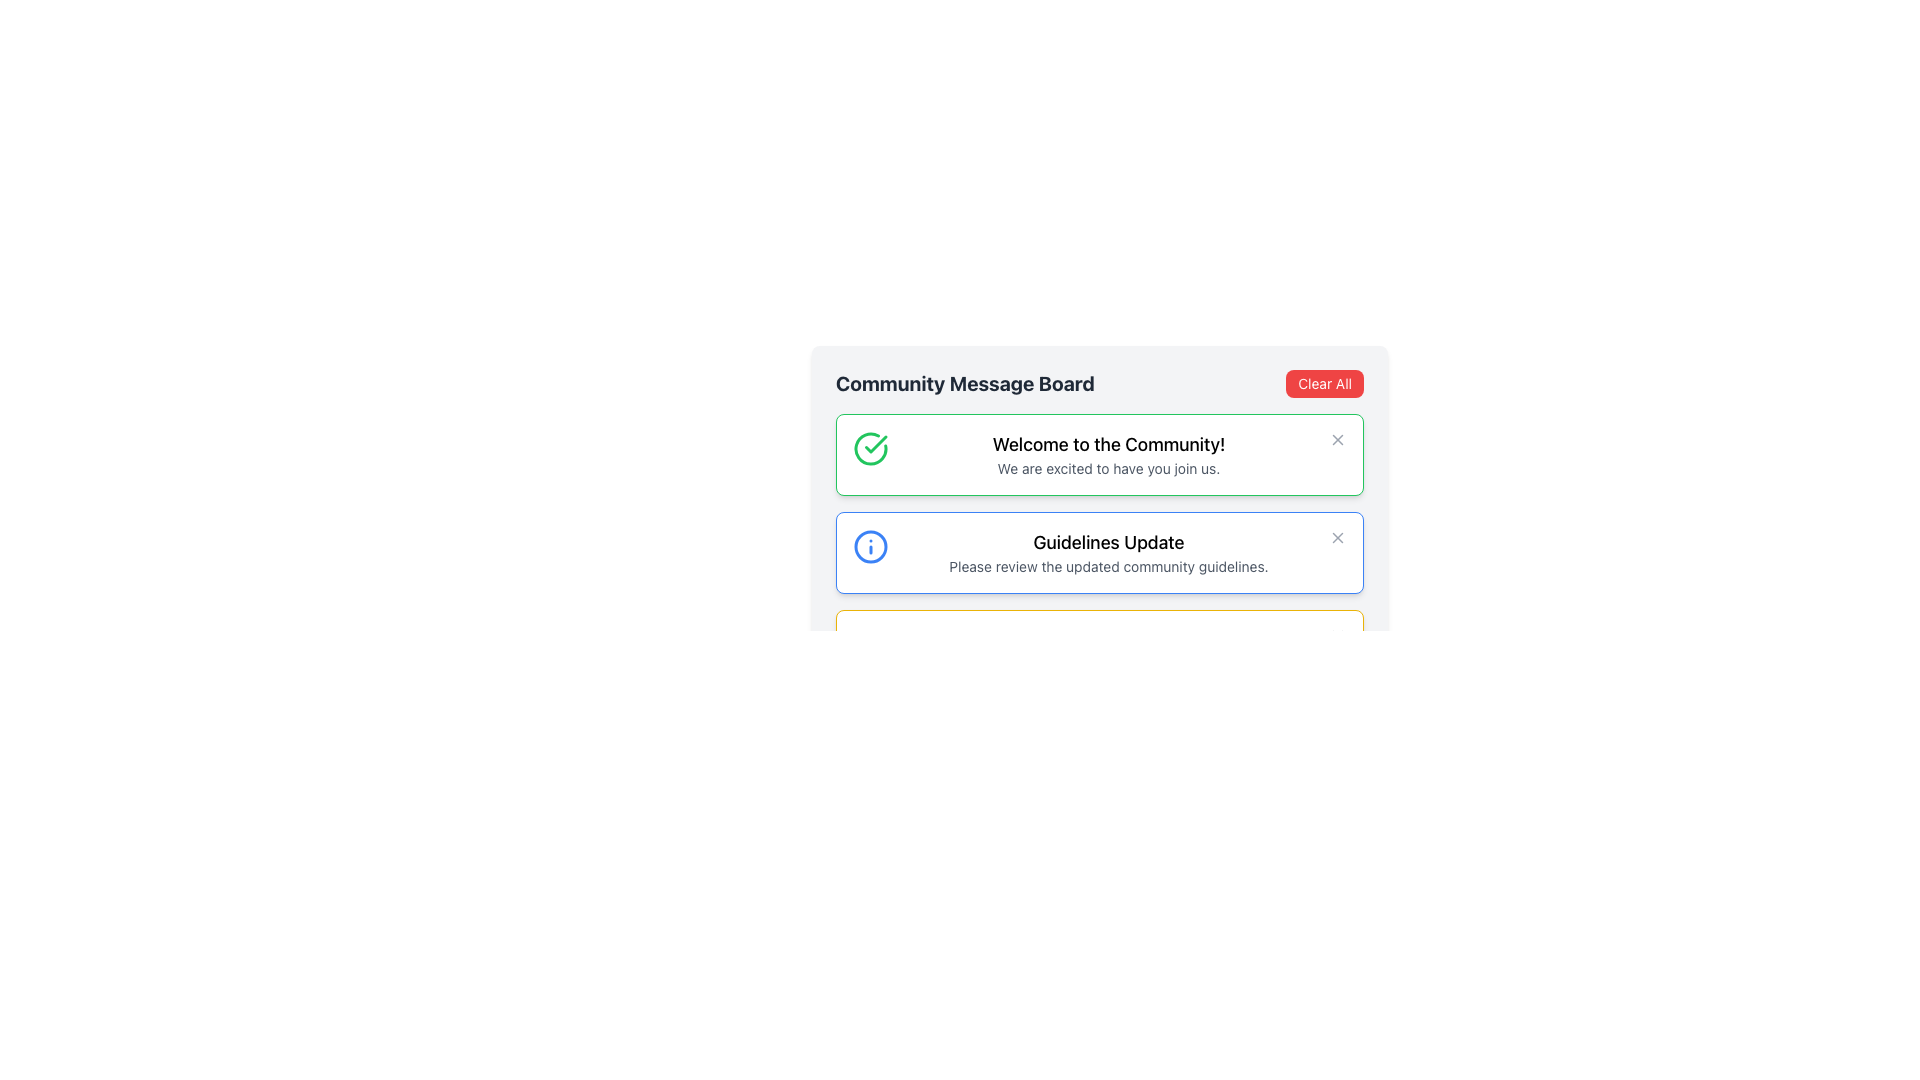 This screenshot has width=1920, height=1080. What do you see at coordinates (1107, 443) in the screenshot?
I see `the text element displaying 'Welcome to the Community!' which is styled as a title or header, located in the first notification box with a green outline` at bounding box center [1107, 443].